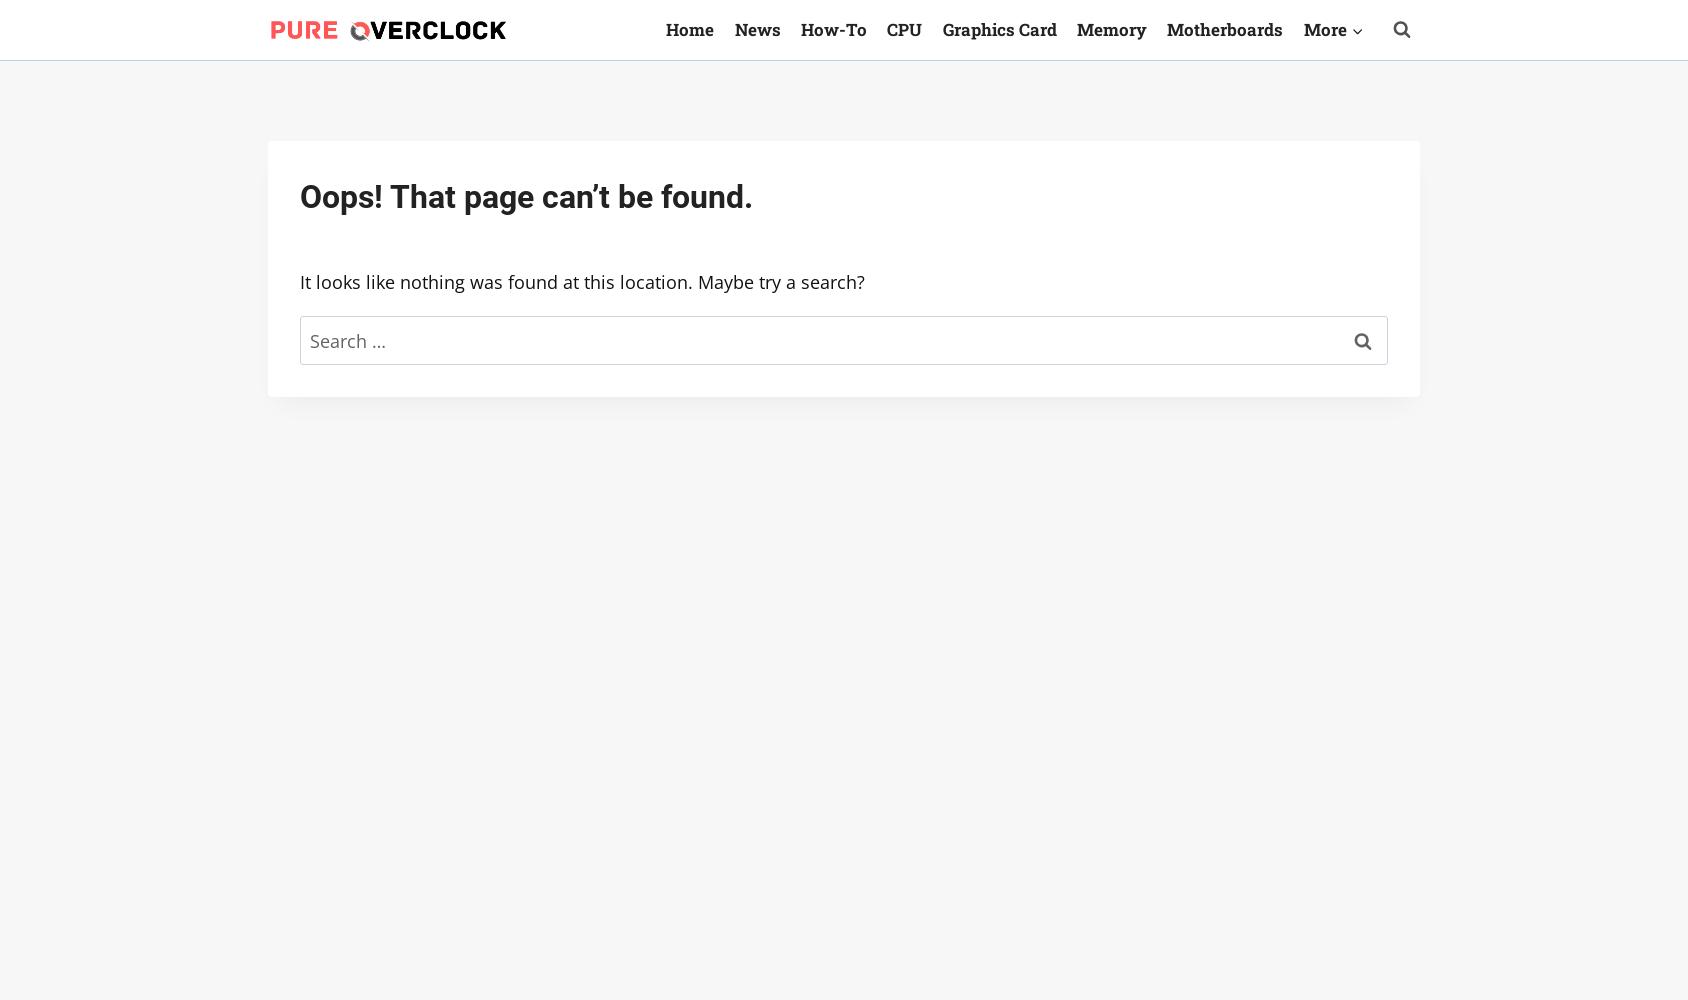  What do you see at coordinates (582, 282) in the screenshot?
I see `'It looks like nothing was found at this location. Maybe try a search?'` at bounding box center [582, 282].